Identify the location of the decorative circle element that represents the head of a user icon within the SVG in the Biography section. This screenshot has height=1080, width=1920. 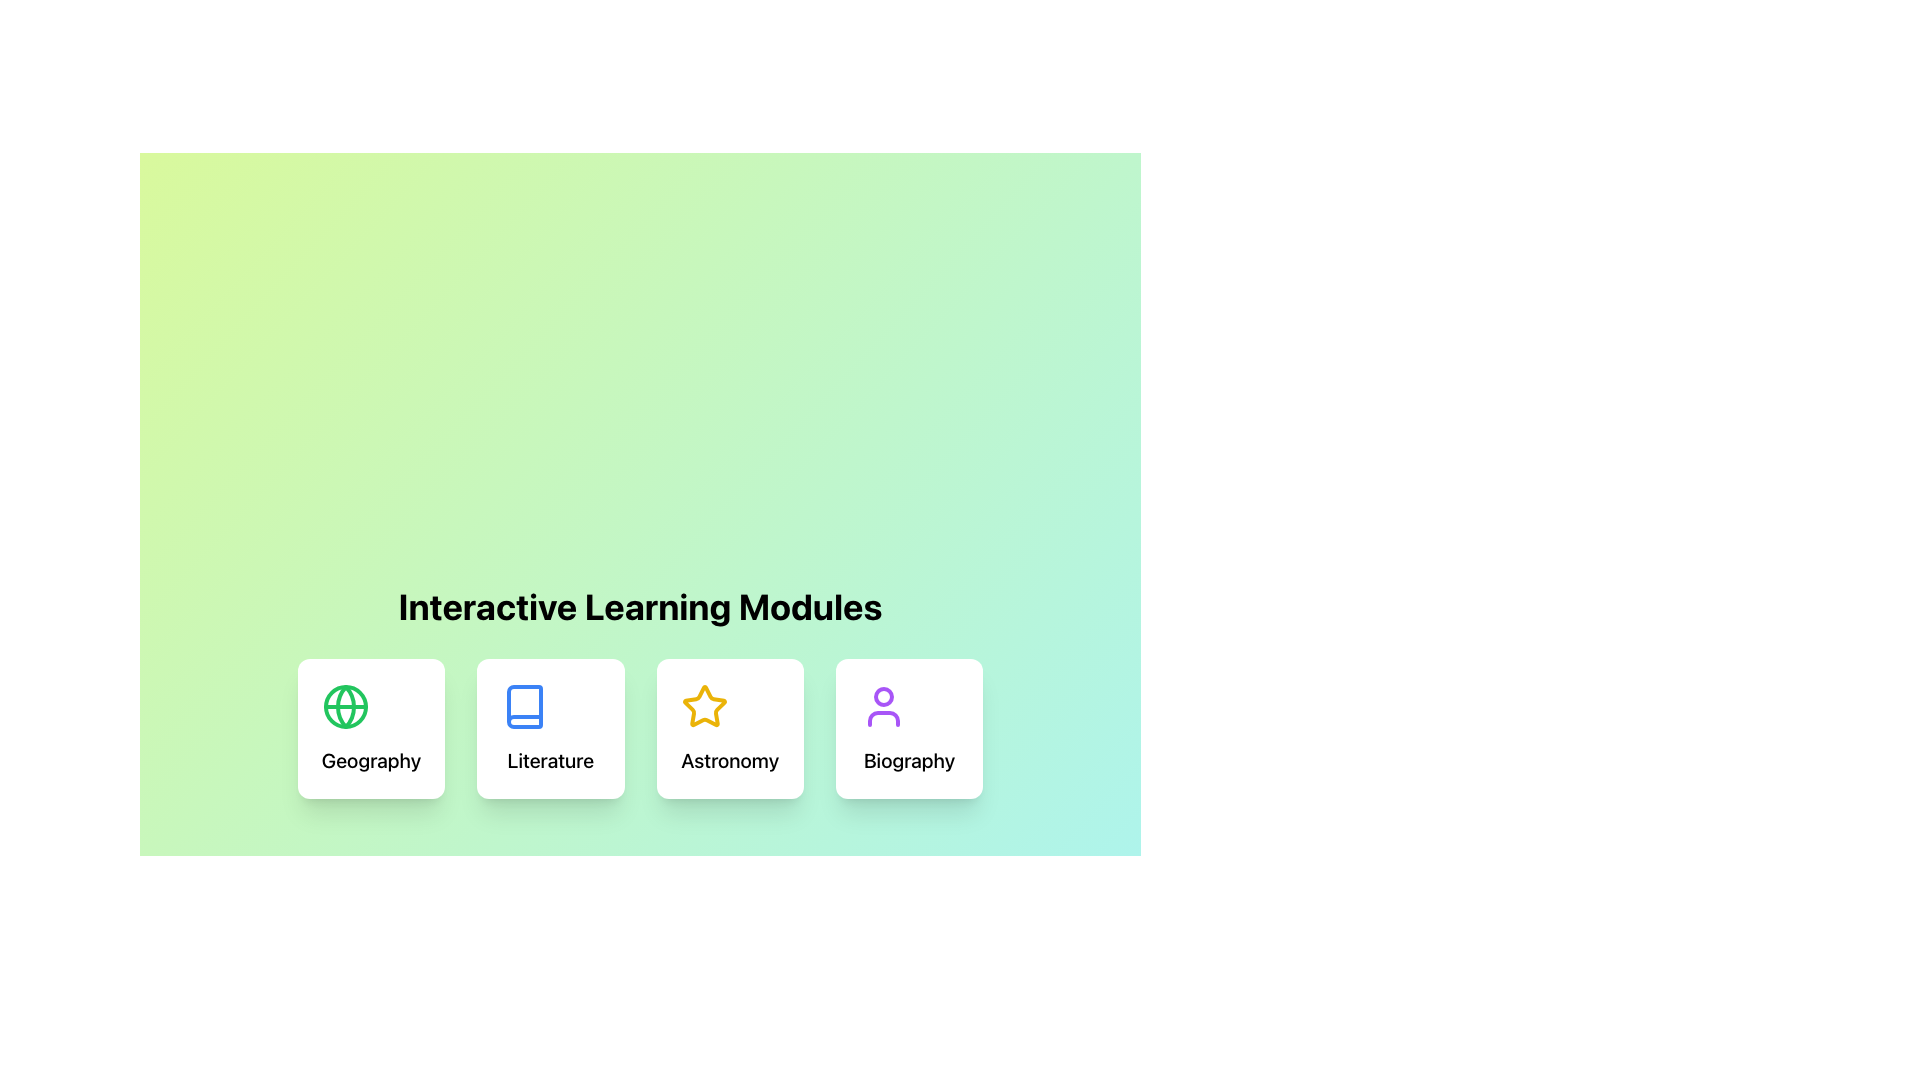
(882, 696).